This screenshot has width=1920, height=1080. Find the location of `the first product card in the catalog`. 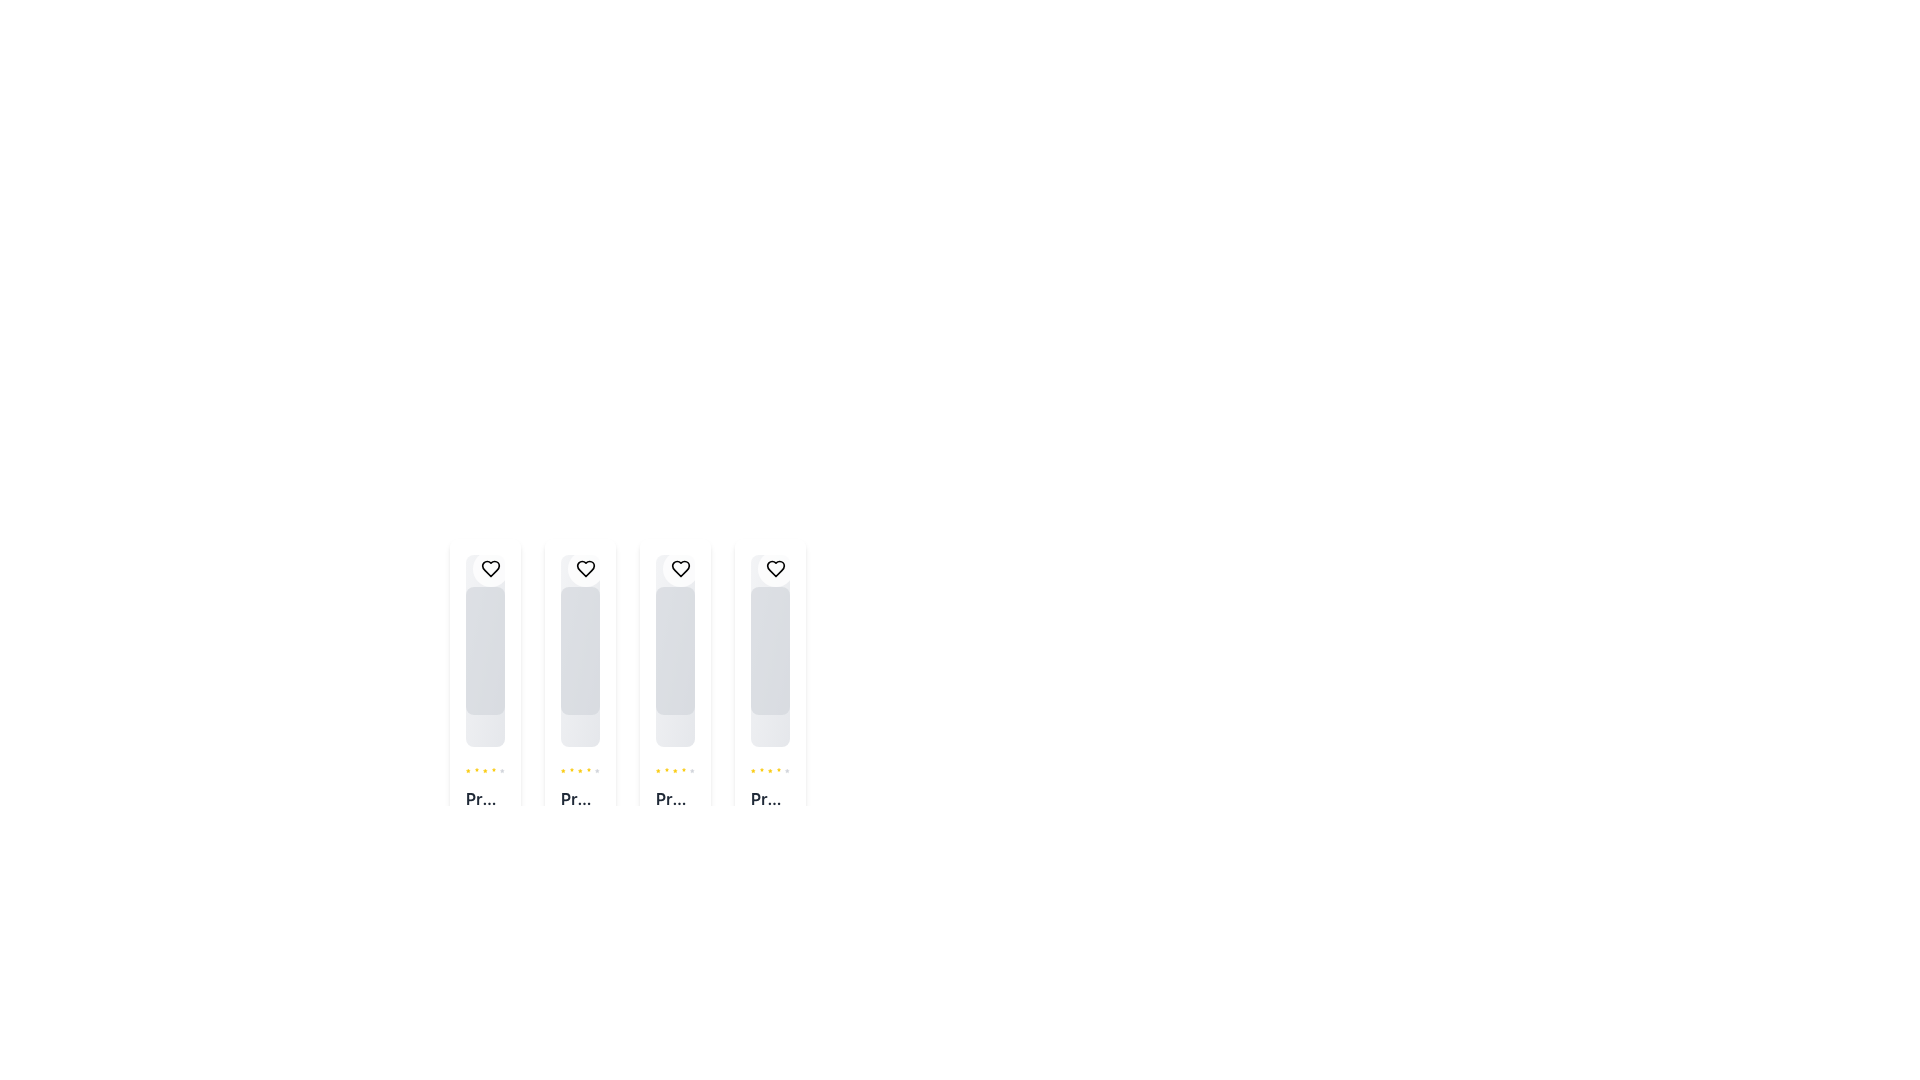

the first product card in the catalog is located at coordinates (485, 717).